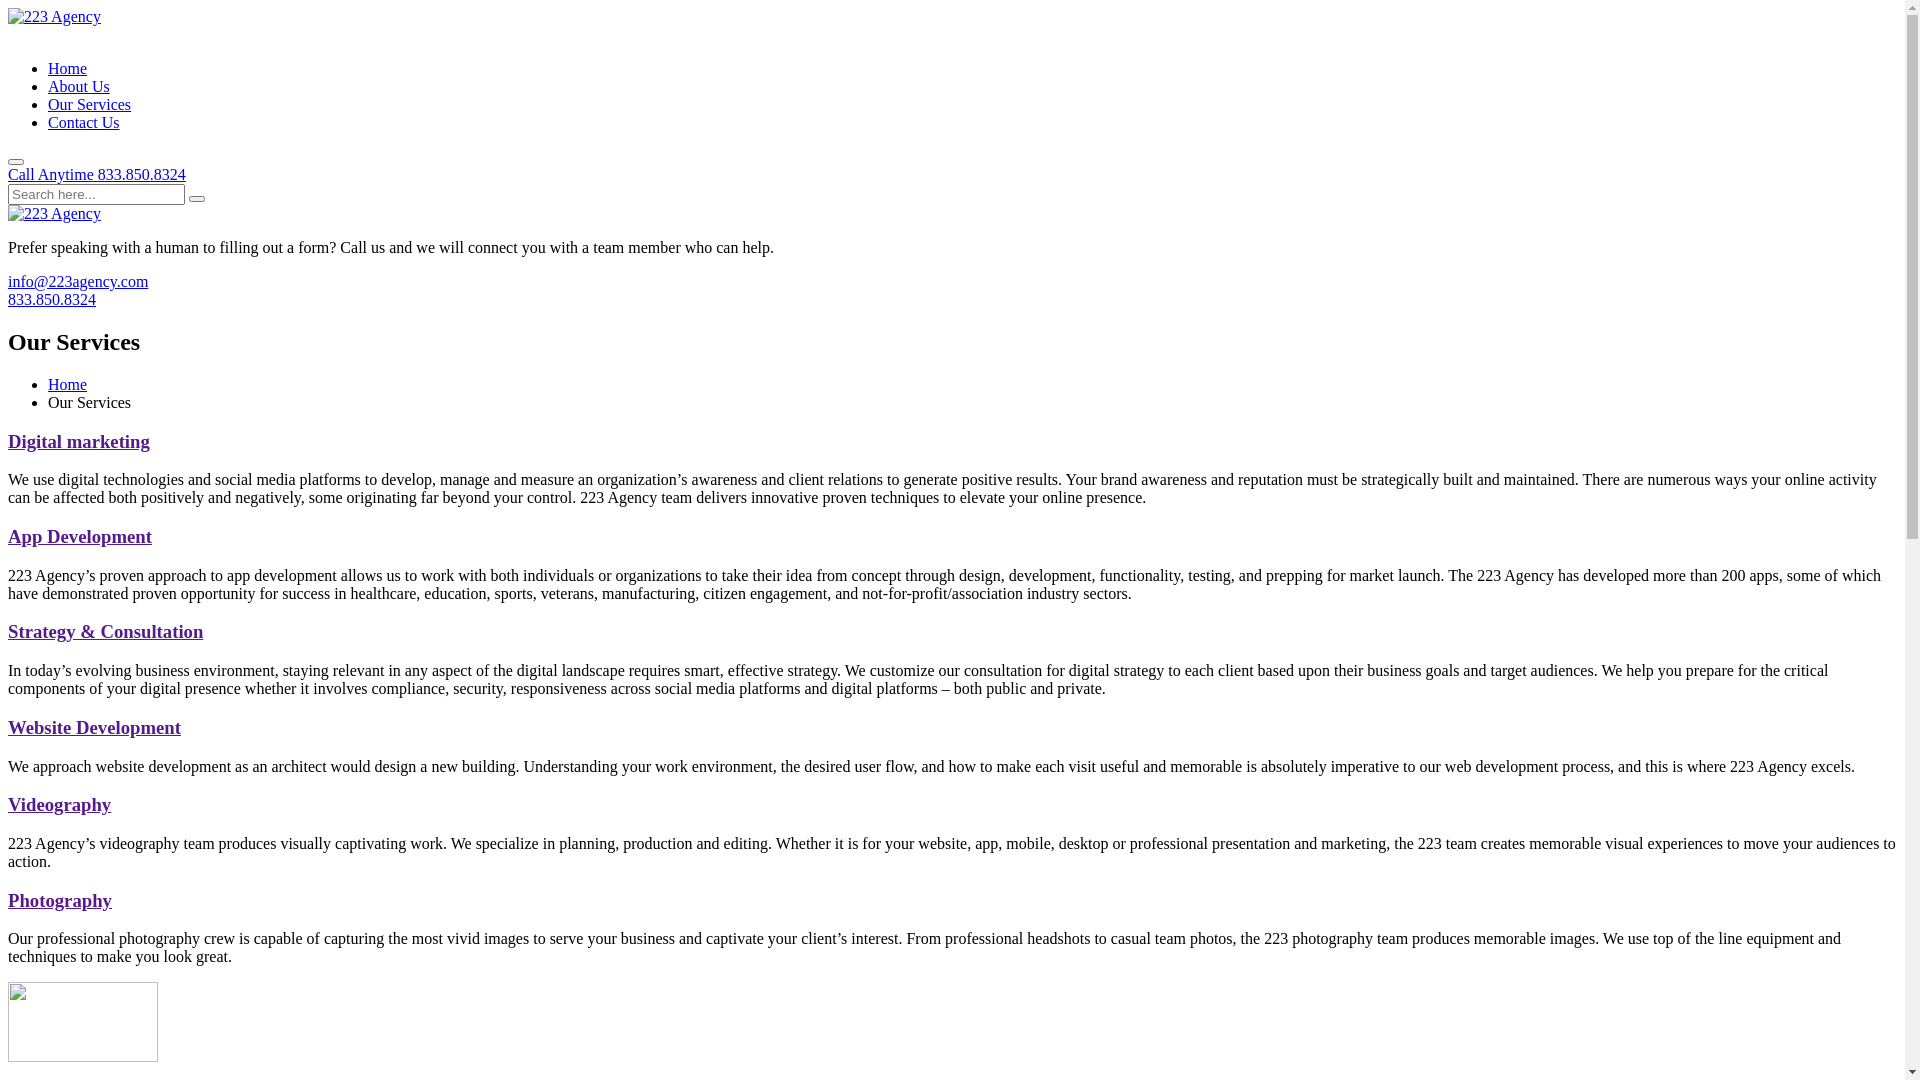 The width and height of the screenshot is (1920, 1080). I want to click on 'App Development', so click(80, 535).